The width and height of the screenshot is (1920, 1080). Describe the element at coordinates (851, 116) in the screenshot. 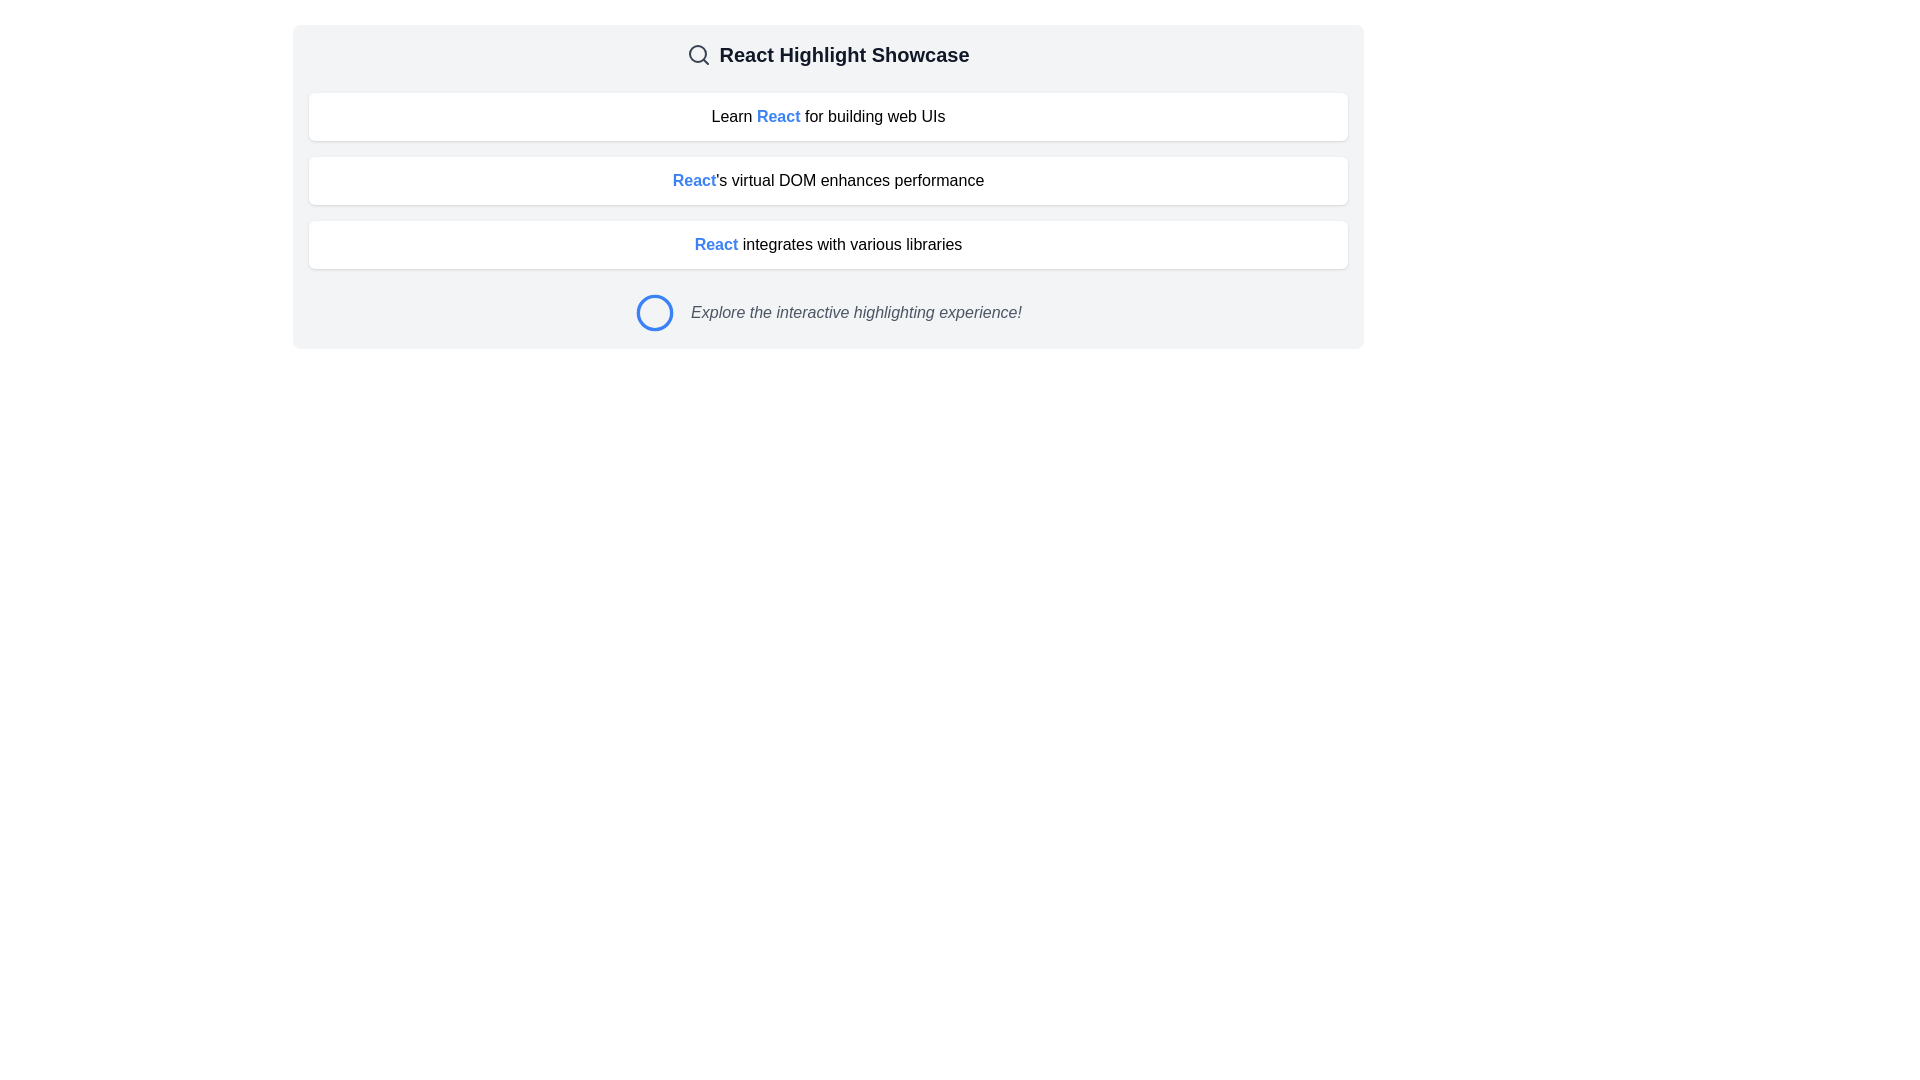

I see `the word 'React' within the informational text component that describes building web UIs with React, located near the top of the application interface` at that location.